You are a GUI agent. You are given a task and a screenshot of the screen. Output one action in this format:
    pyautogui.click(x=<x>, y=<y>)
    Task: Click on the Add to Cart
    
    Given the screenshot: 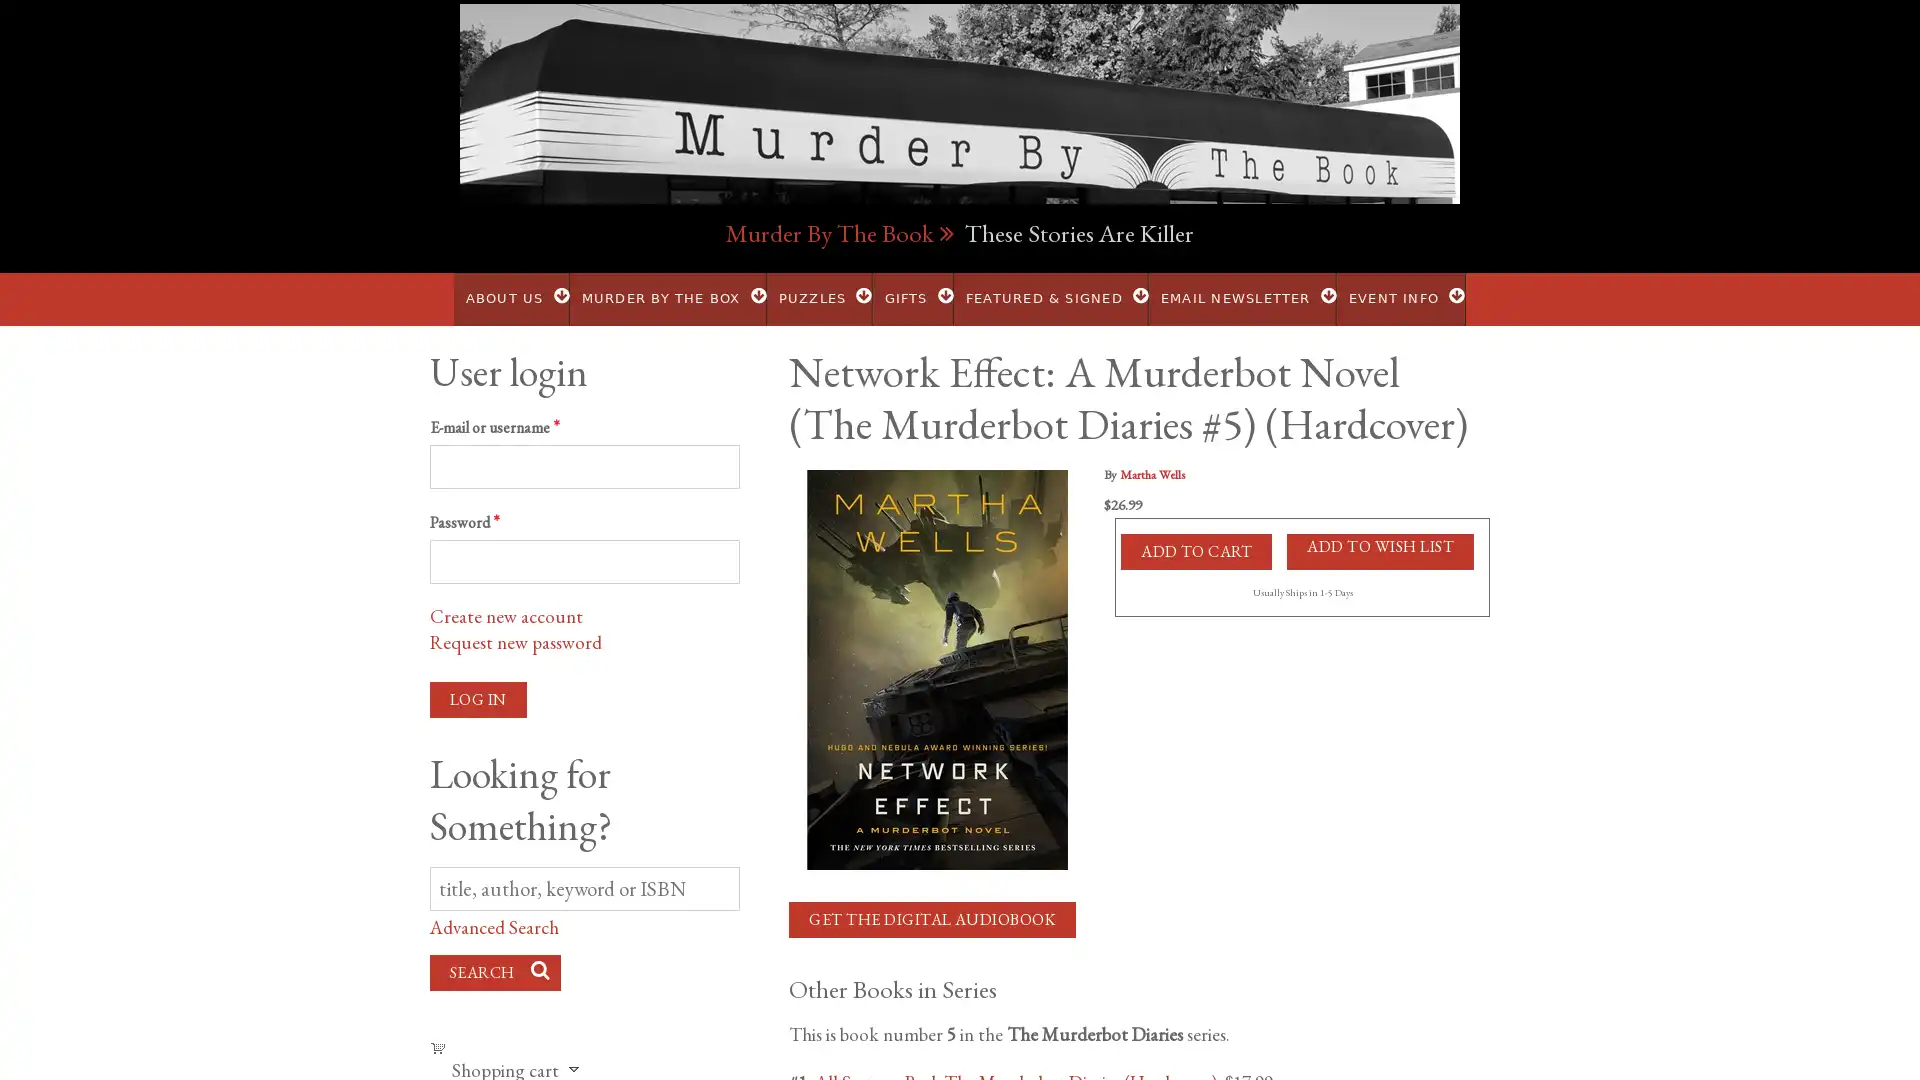 What is the action you would take?
    pyautogui.click(x=1196, y=589)
    